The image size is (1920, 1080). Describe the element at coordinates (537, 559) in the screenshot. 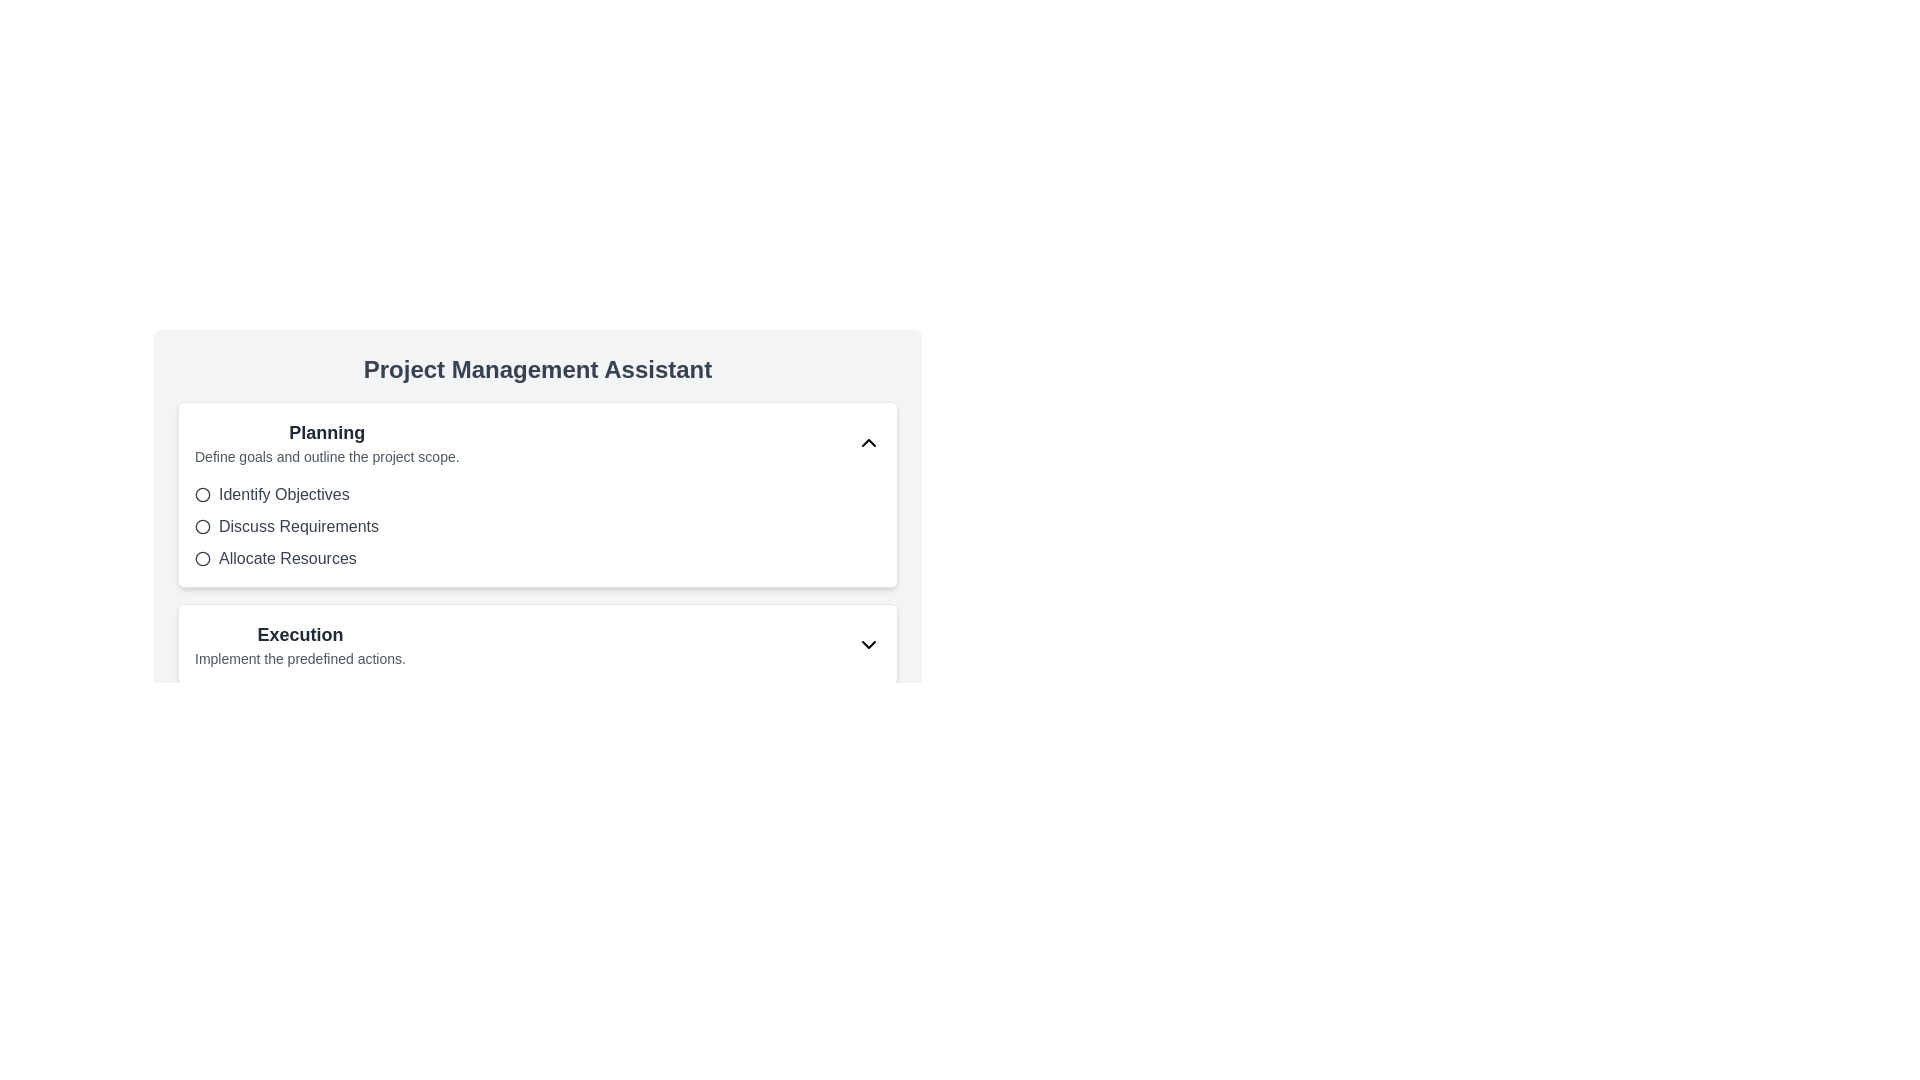

I see `to select the list item displaying 'Allocate Resources' in the 'Planning' section, which is the last option in the list of three action items` at that location.